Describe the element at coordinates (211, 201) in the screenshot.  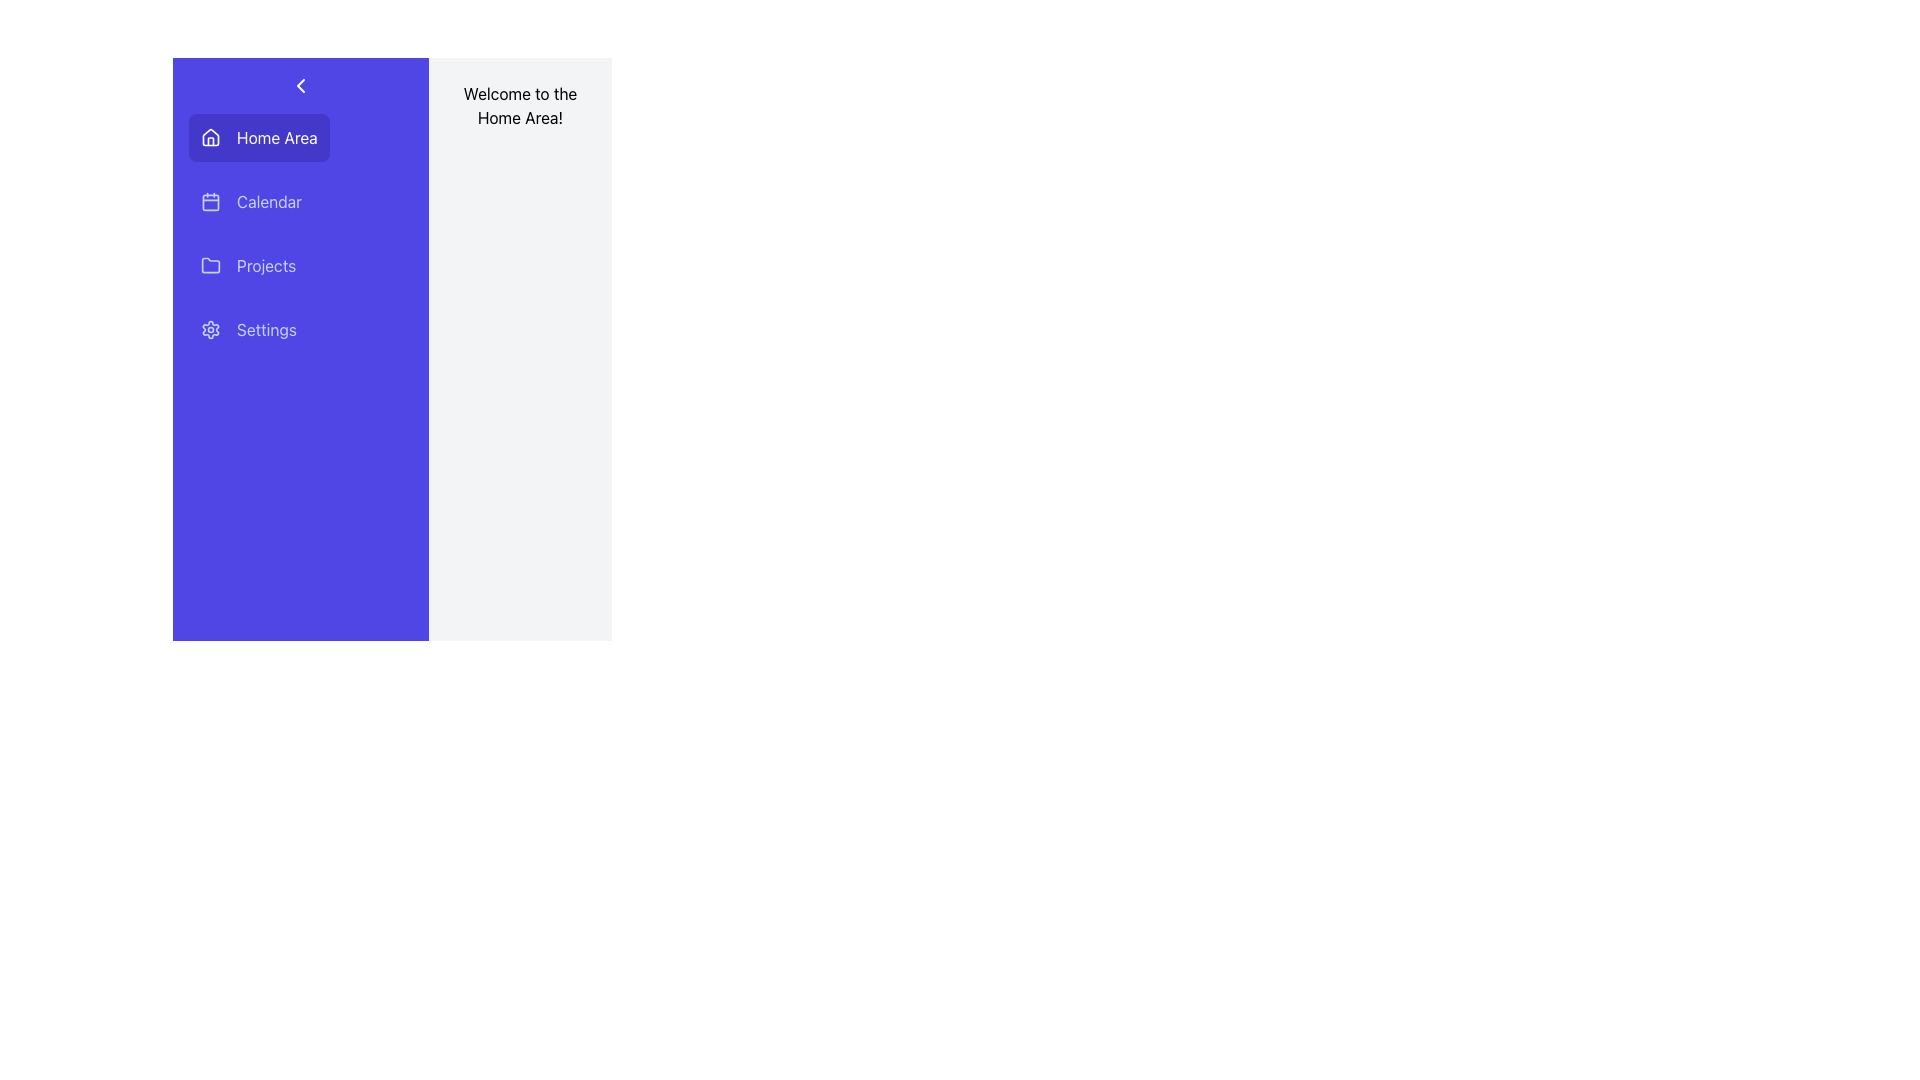
I see `the calendar icon in the navigation menu` at that location.